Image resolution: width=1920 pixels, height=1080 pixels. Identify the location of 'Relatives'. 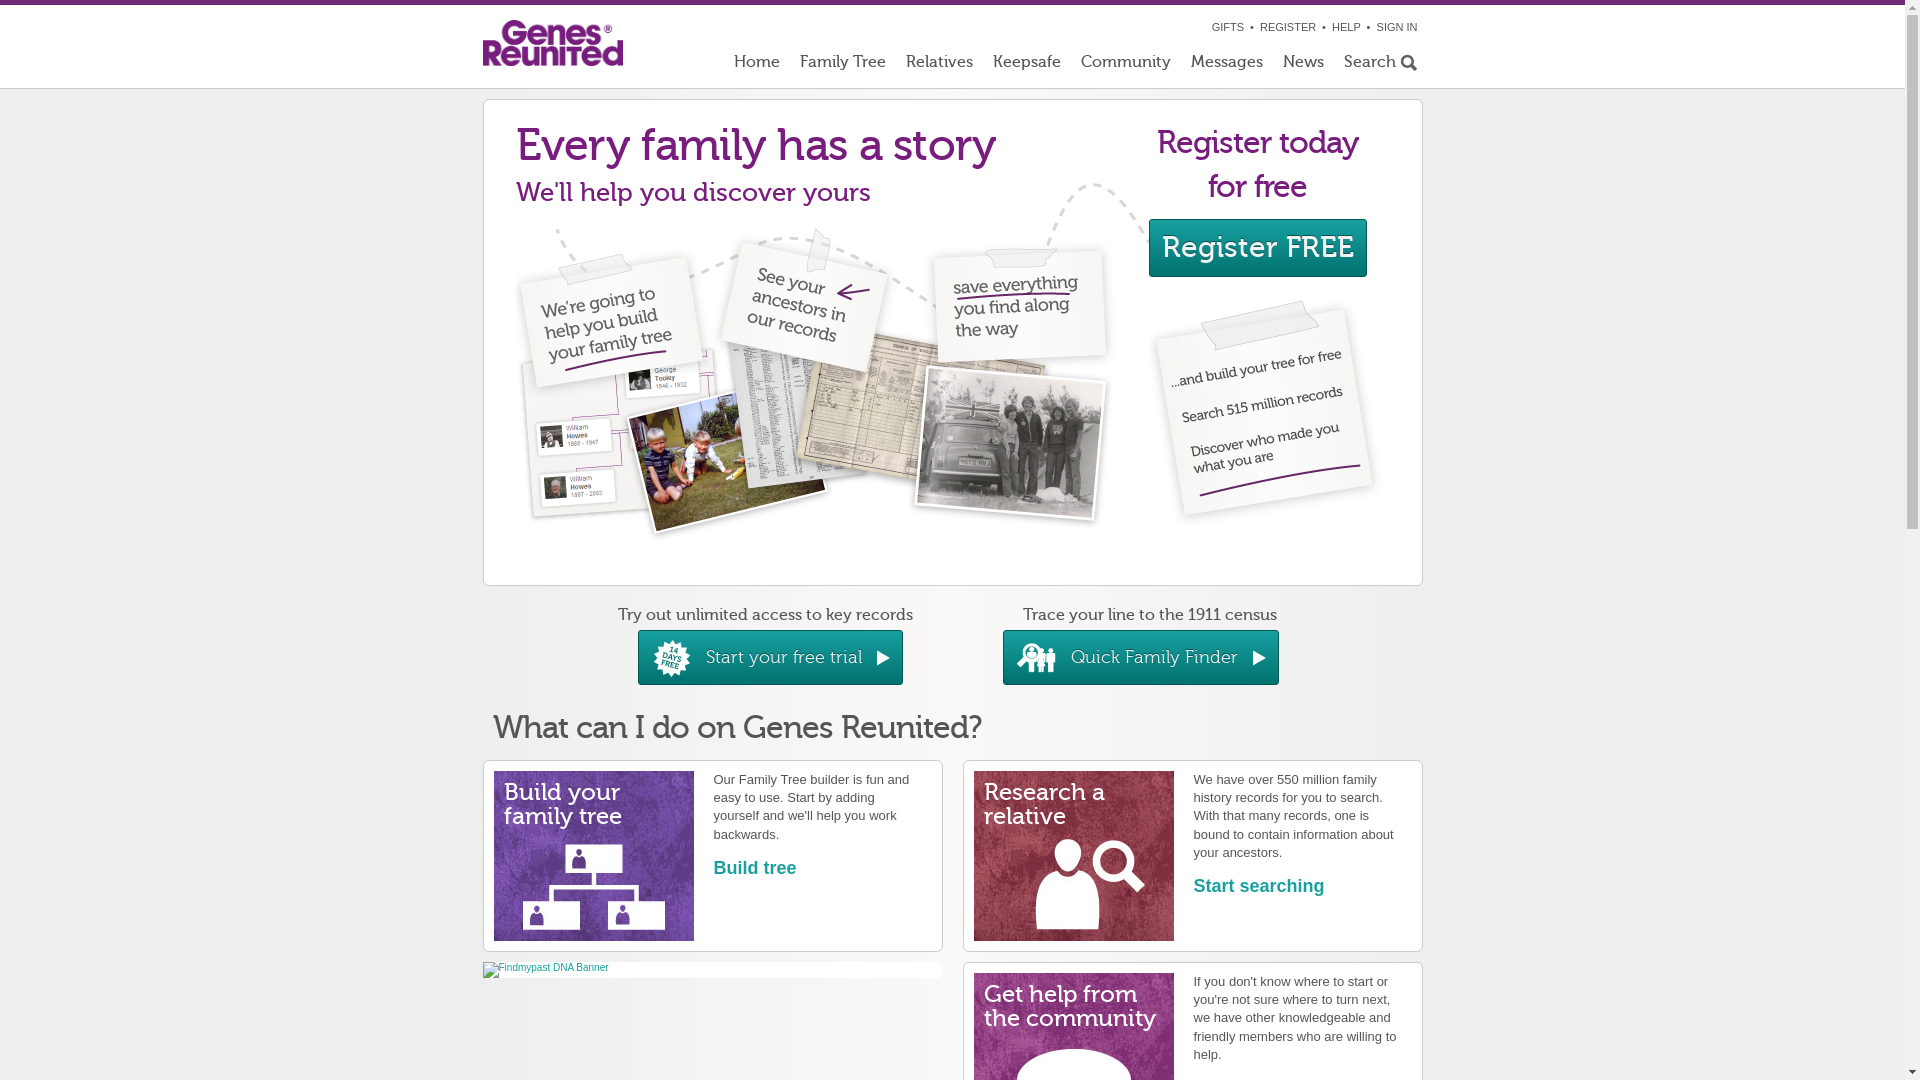
(938, 65).